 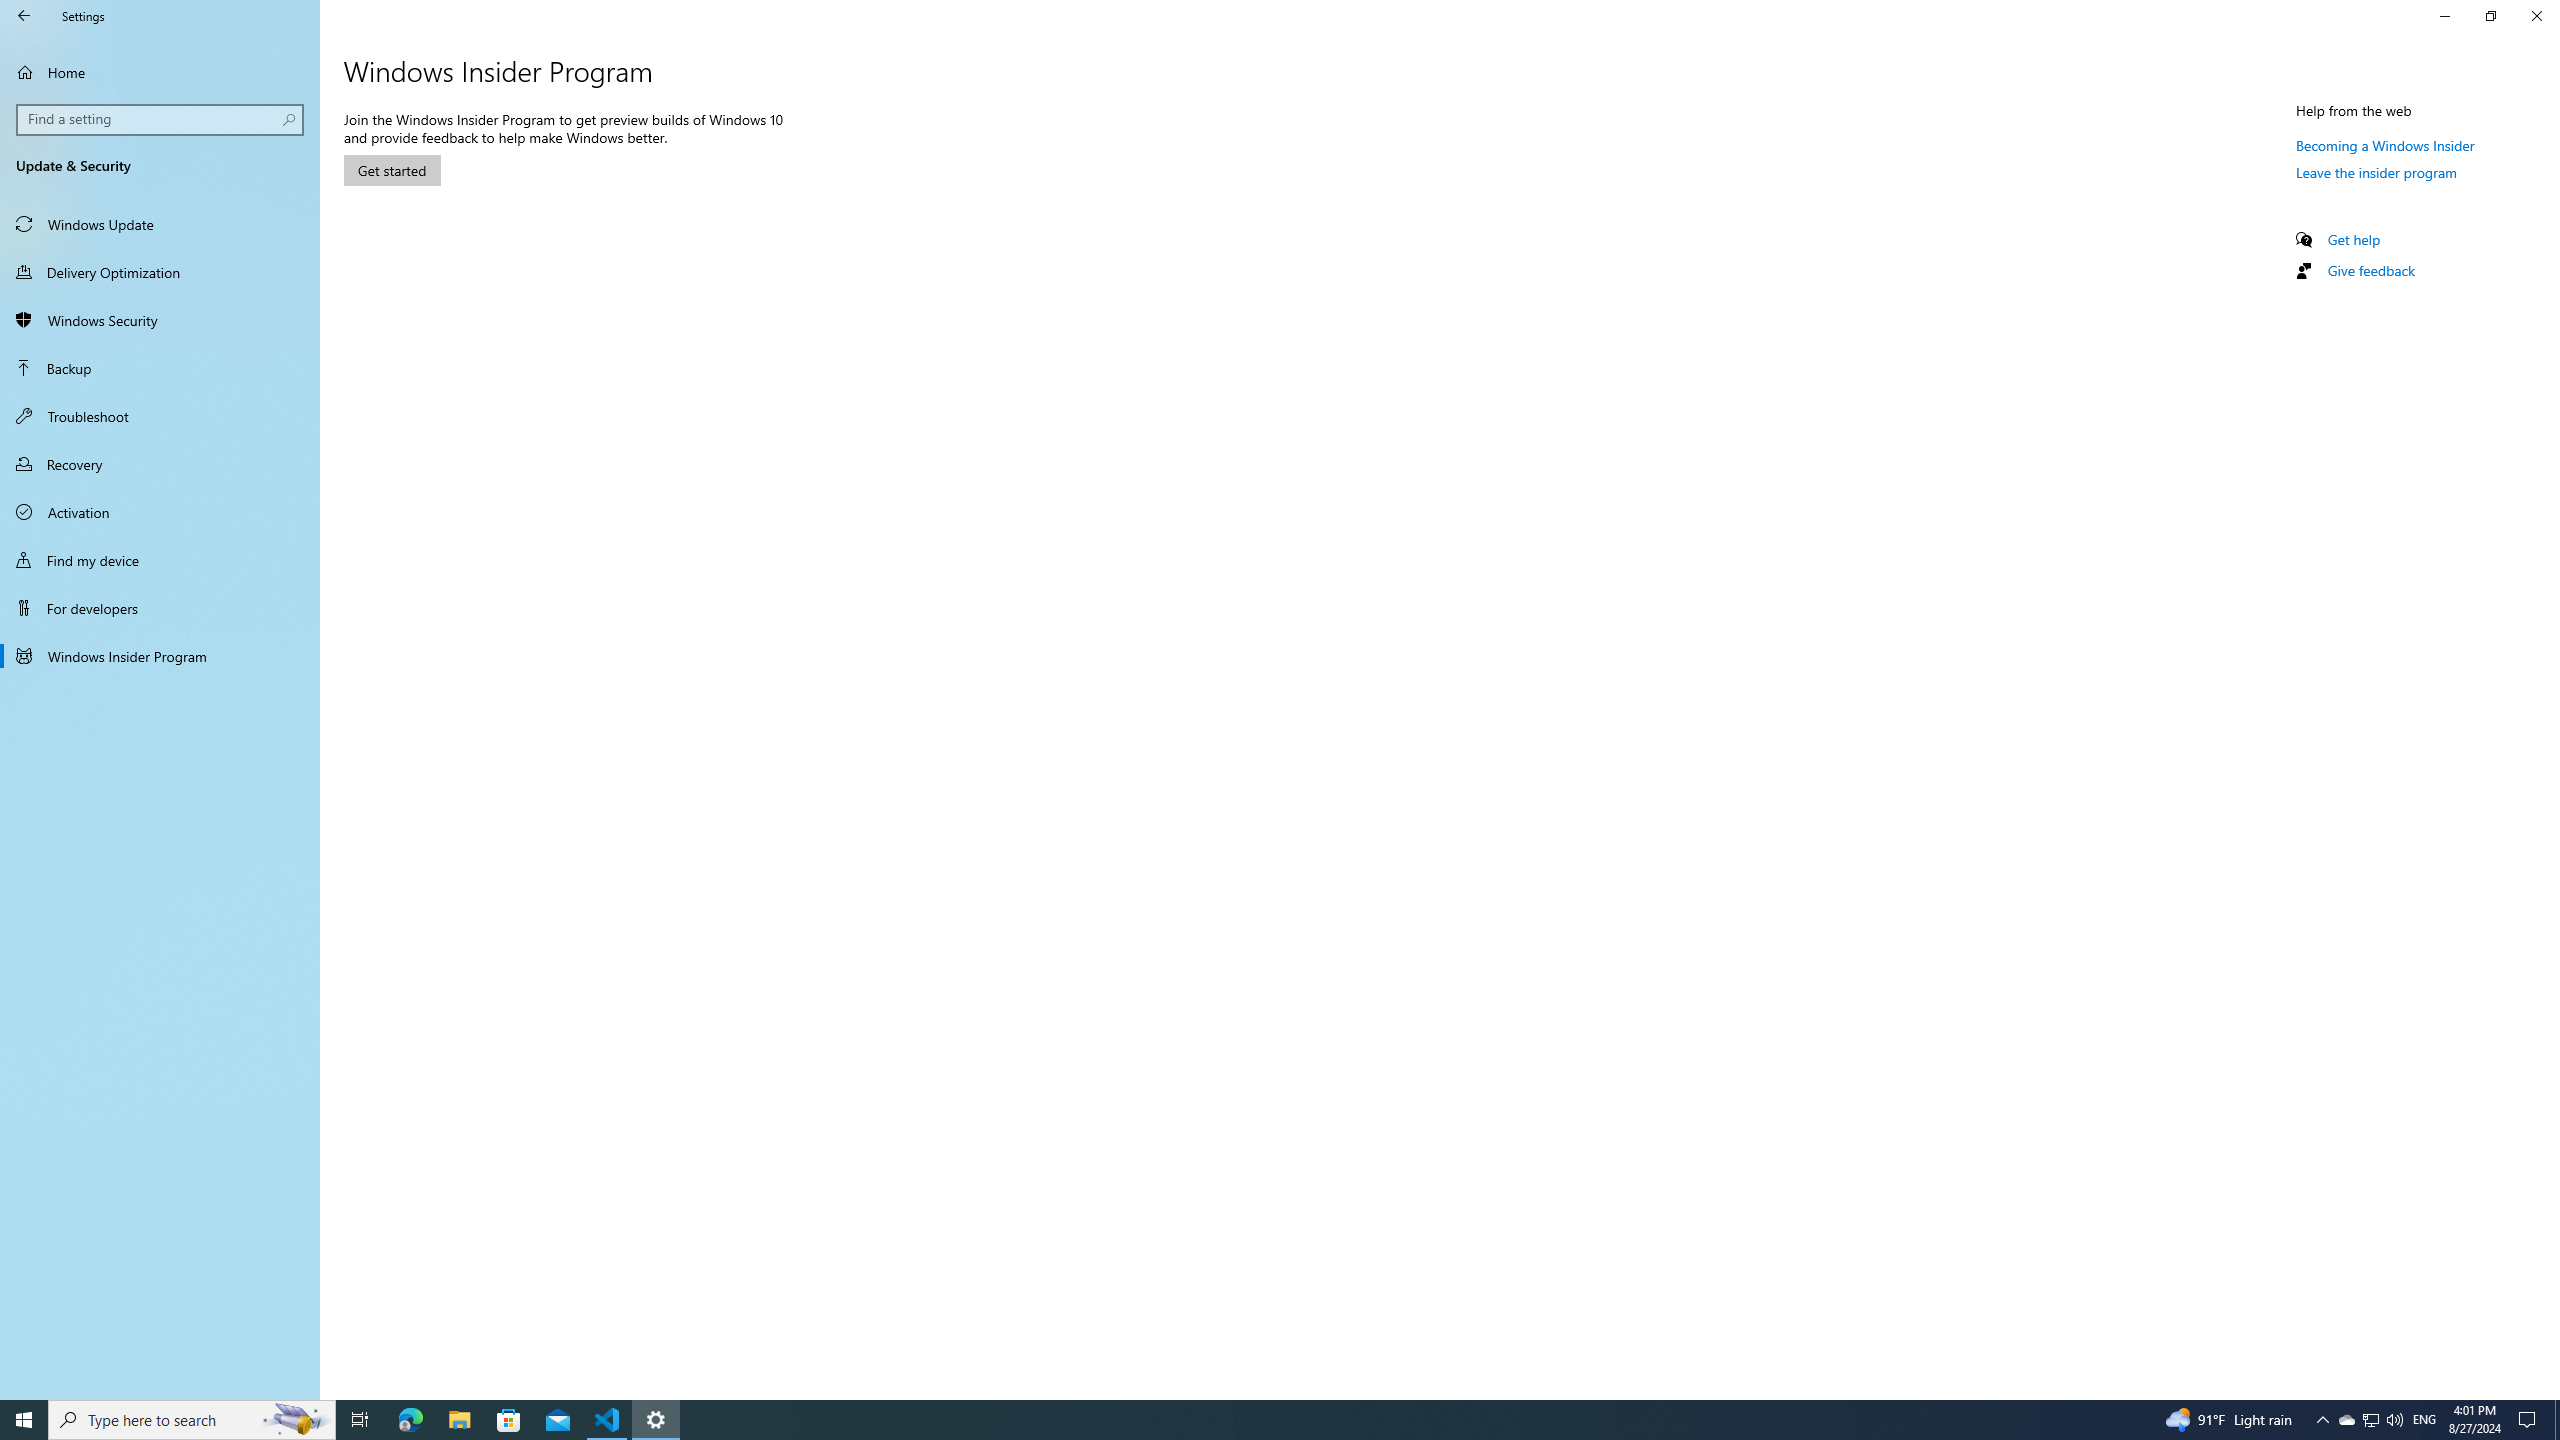 What do you see at coordinates (391, 169) in the screenshot?
I see `'Get started'` at bounding box center [391, 169].